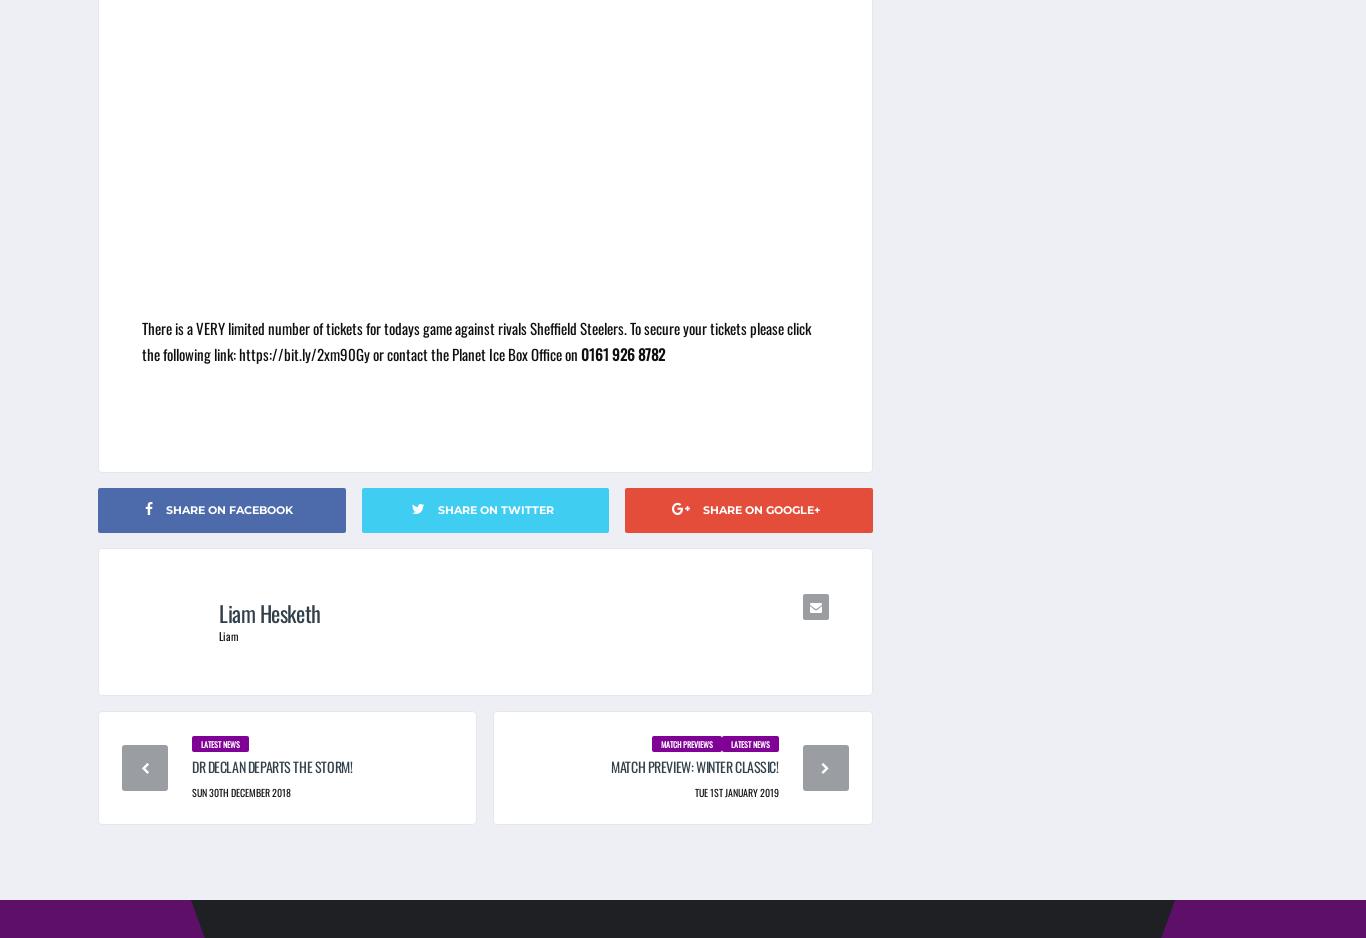 This screenshot has height=938, width=1366. What do you see at coordinates (701, 508) in the screenshot?
I see `'Share on Google+'` at bounding box center [701, 508].